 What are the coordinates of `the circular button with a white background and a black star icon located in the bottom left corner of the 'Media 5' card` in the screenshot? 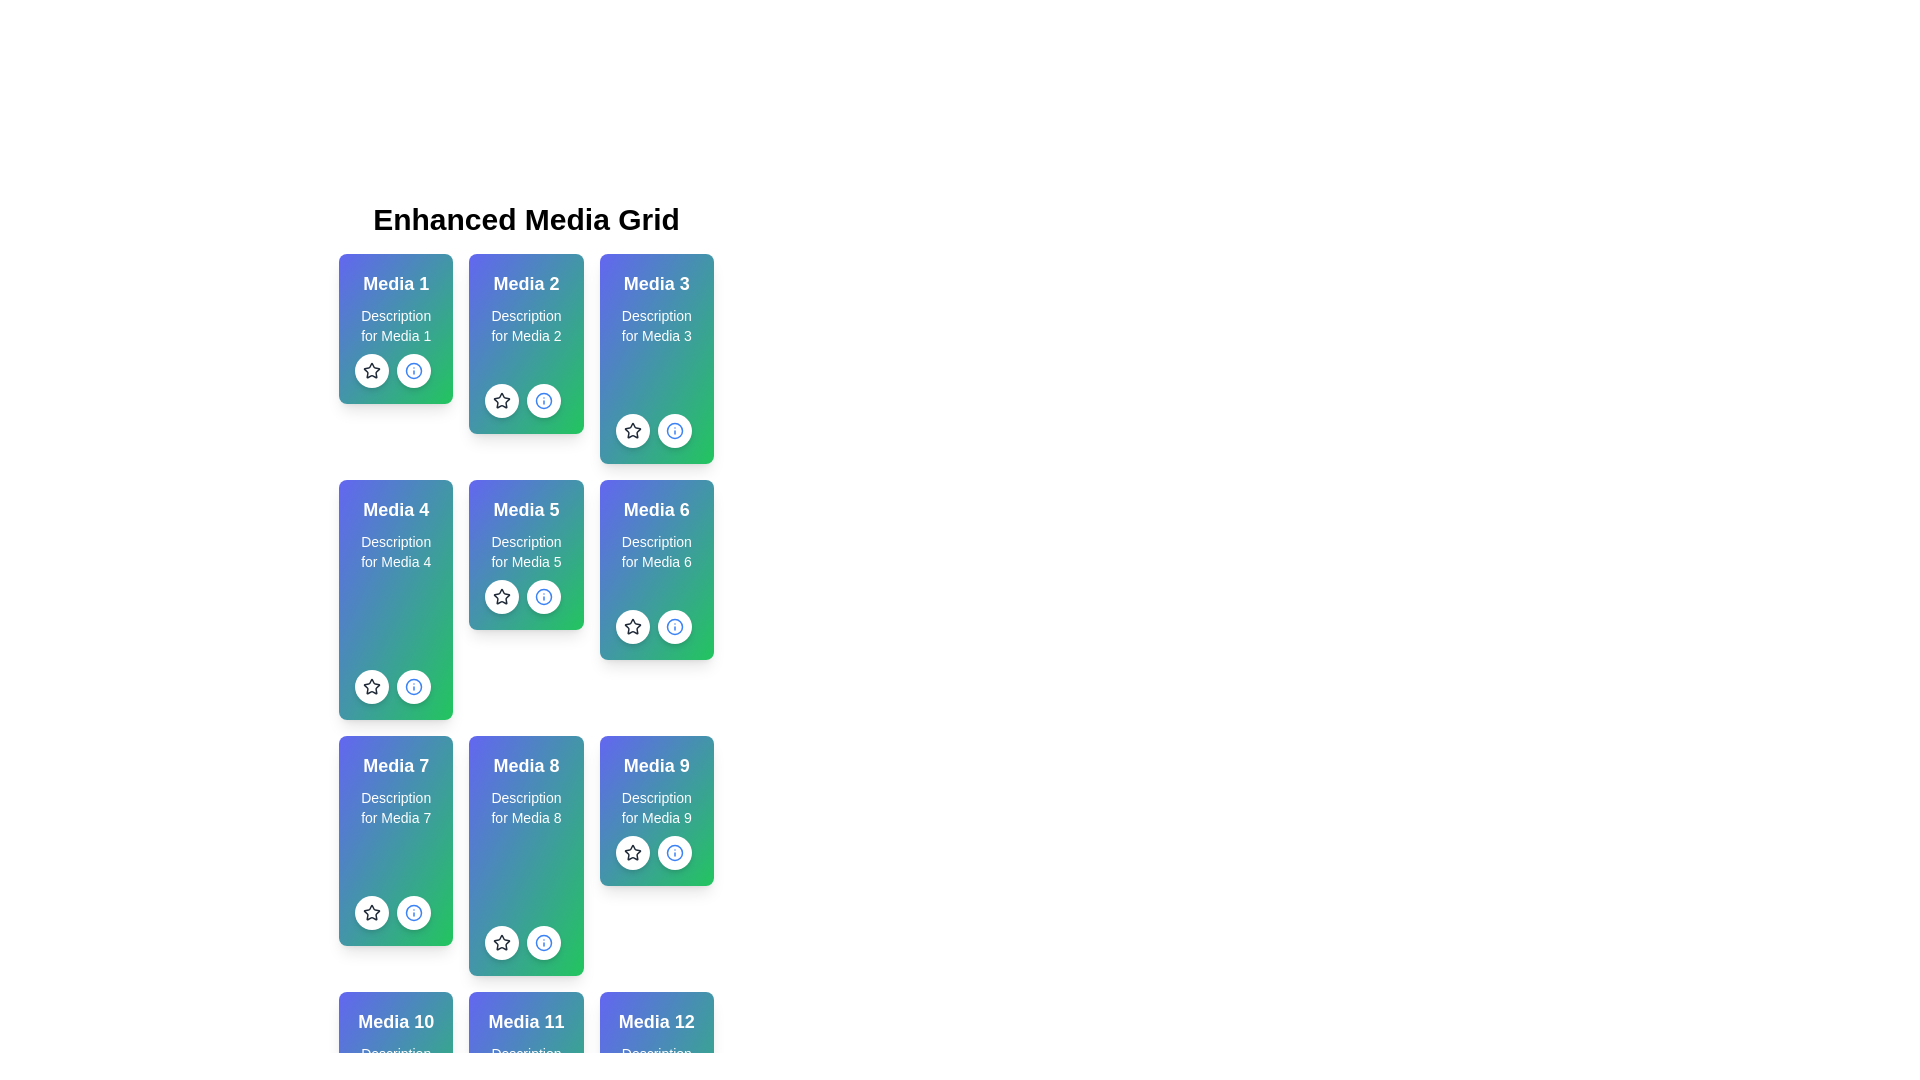 It's located at (502, 596).